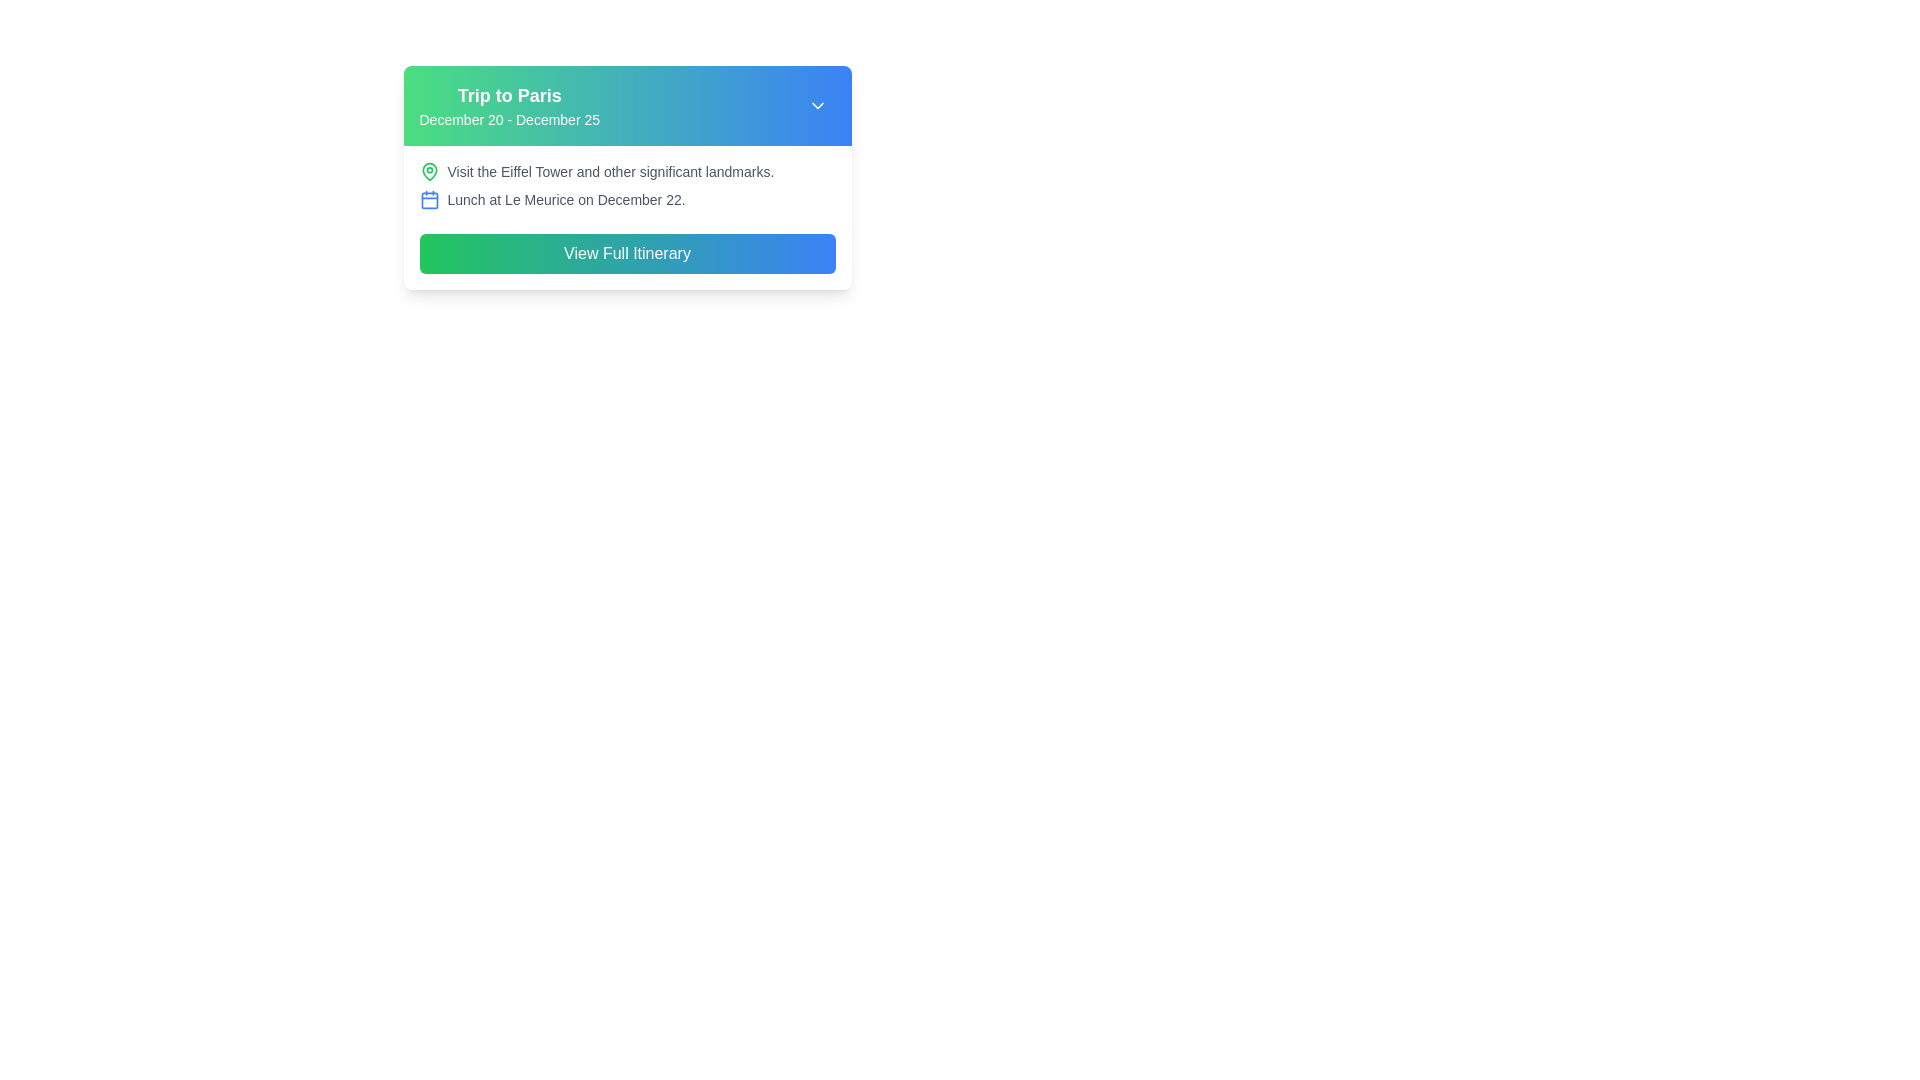 The height and width of the screenshot is (1080, 1920). Describe the element at coordinates (565, 200) in the screenshot. I see `the itinerary event description for a lunch appointment located below the 'Visit the Eiffel Tower and other significant landmarks.' text and to the right of the calendar icon, appearing as the second item under the title 'Trip to Paris'` at that location.